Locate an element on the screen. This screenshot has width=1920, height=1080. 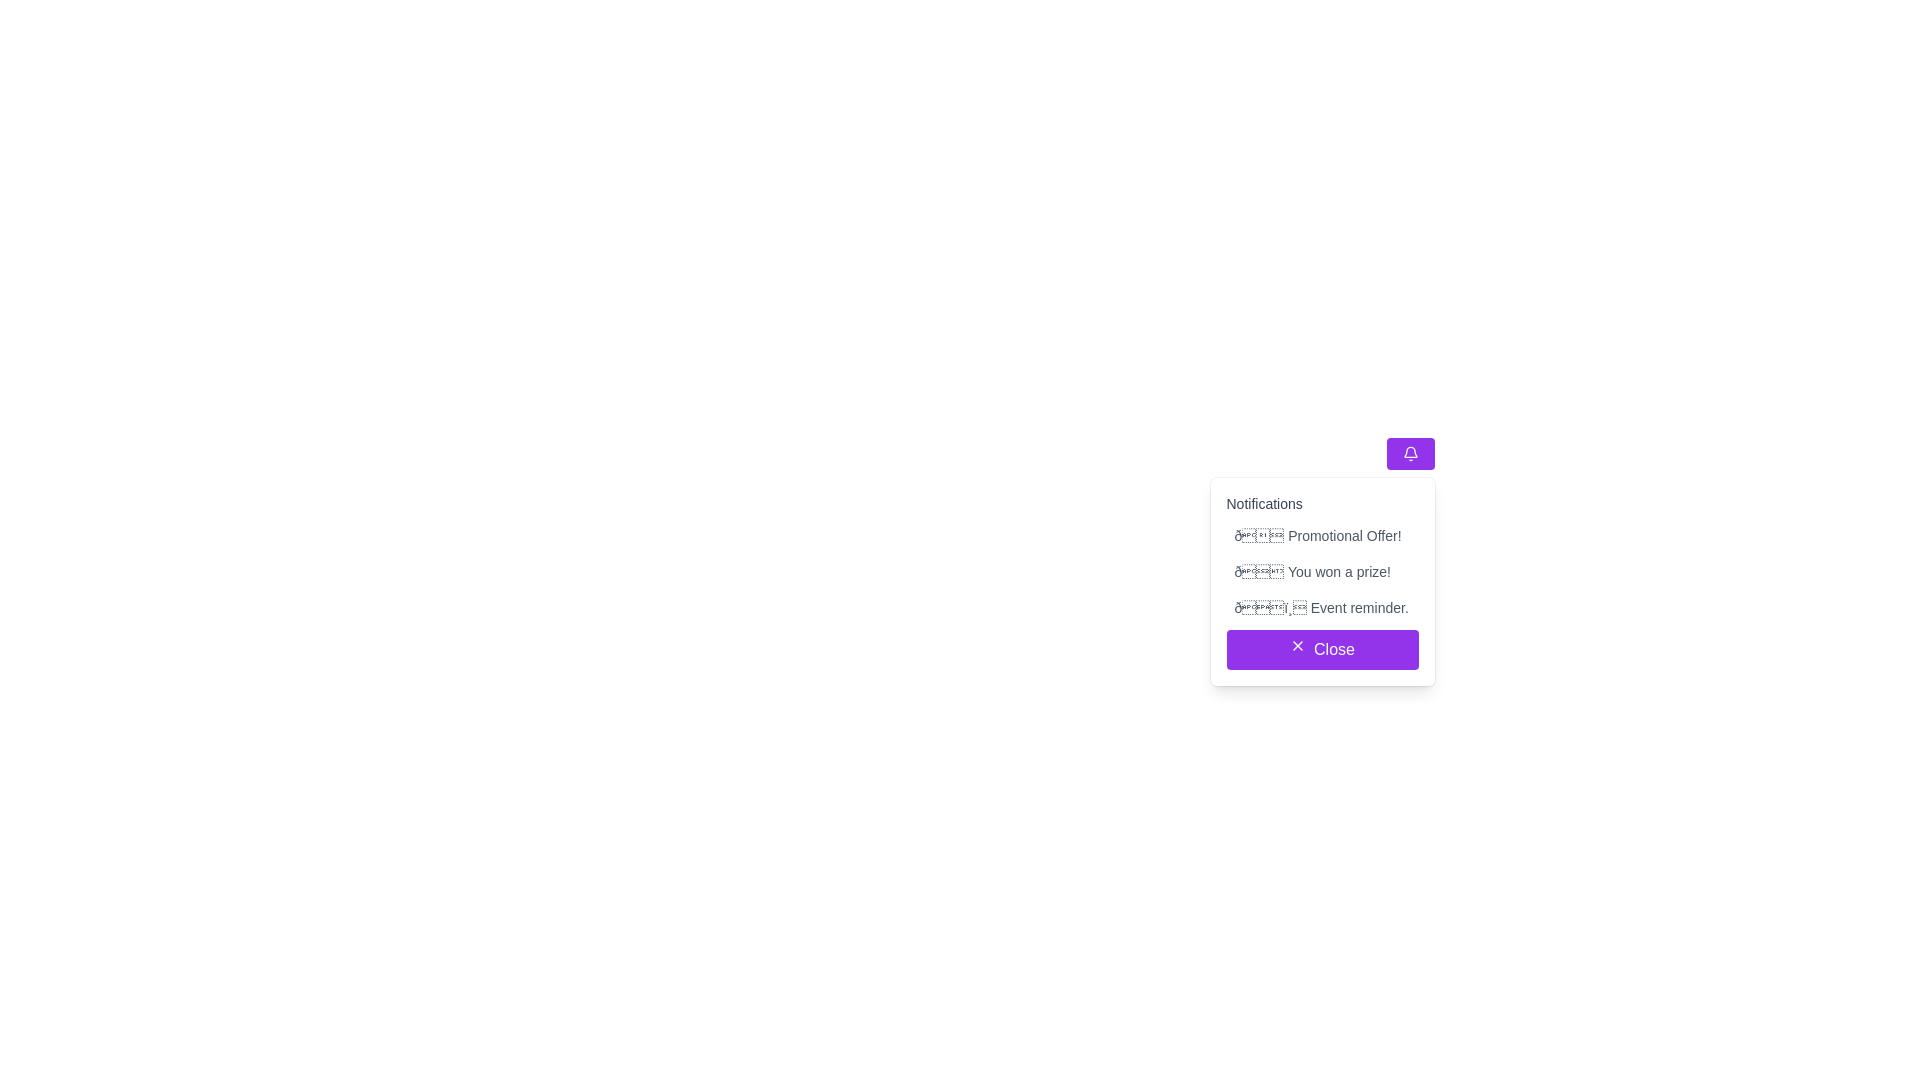
the decorative 'X' icon located within the bottom purple button labeled 'Close' on the notification card is located at coordinates (1298, 645).